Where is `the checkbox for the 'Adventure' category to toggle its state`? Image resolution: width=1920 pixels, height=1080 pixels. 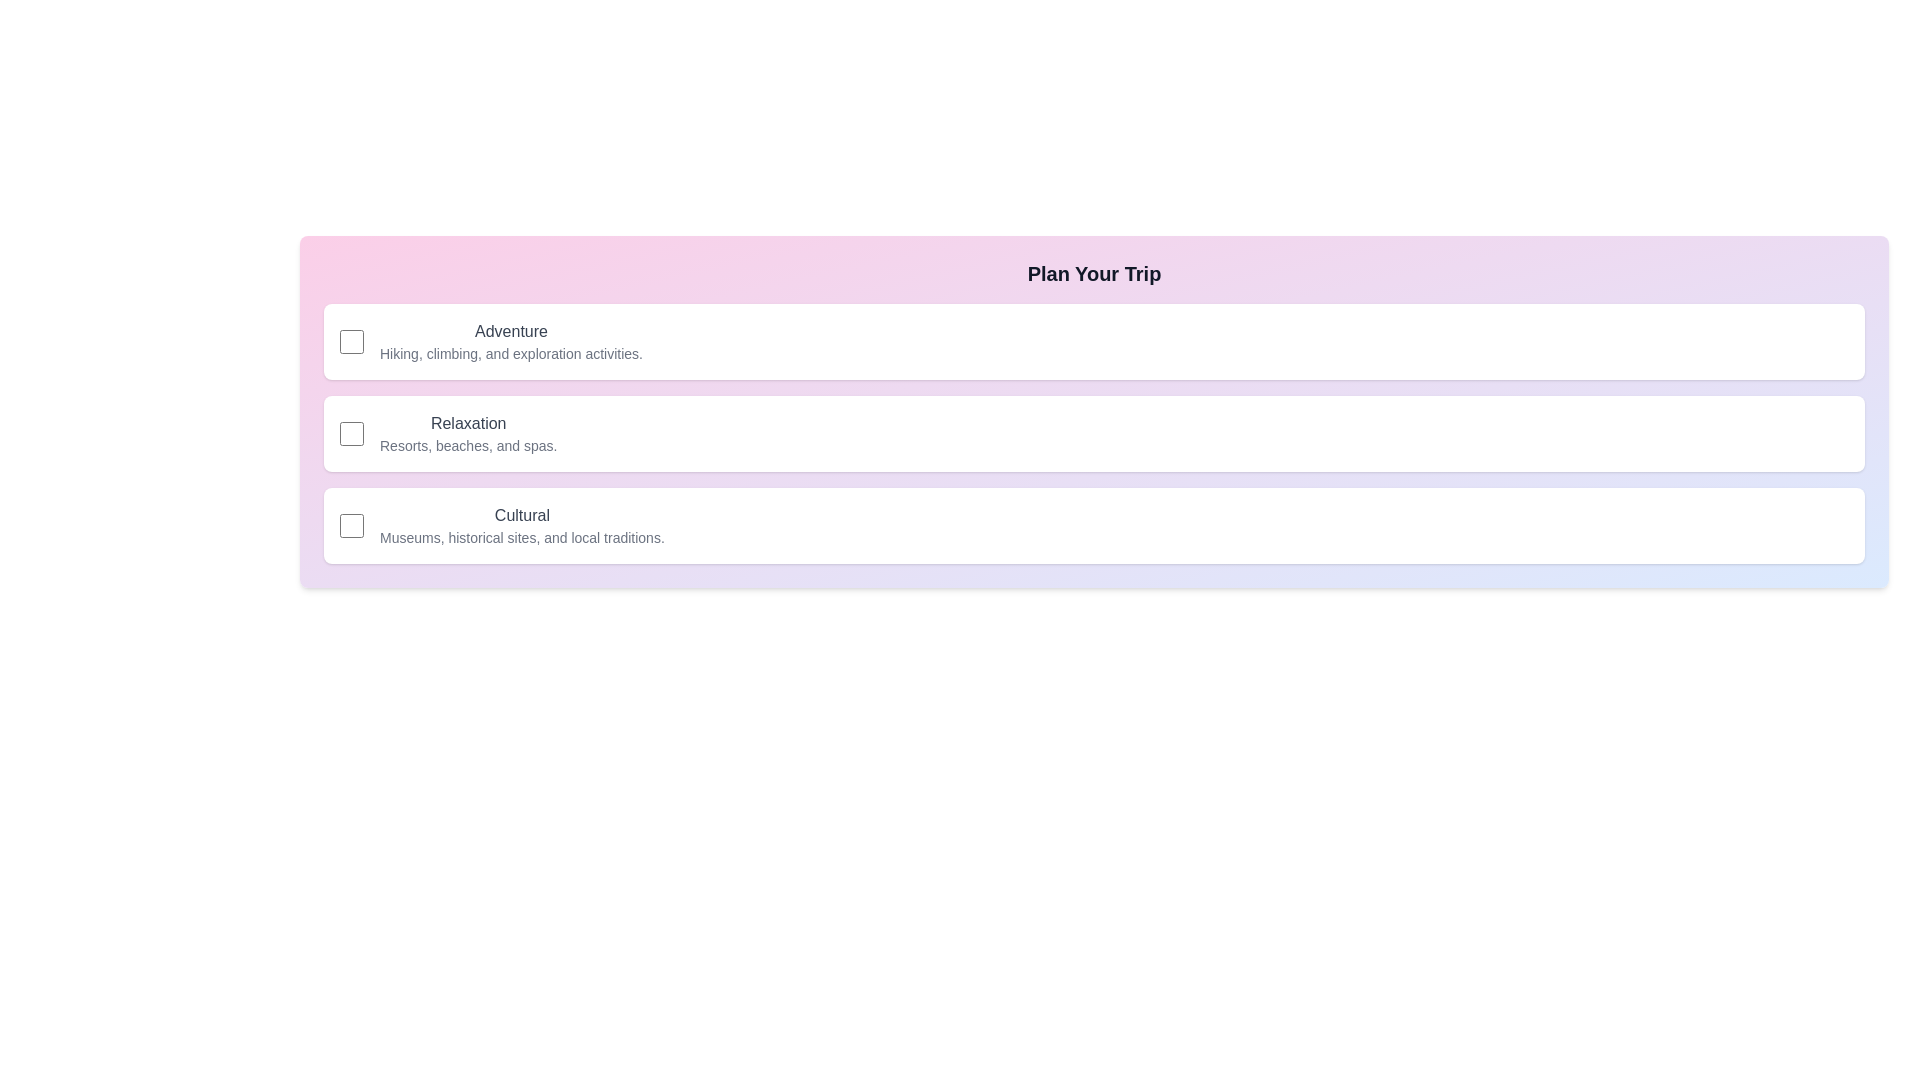 the checkbox for the 'Adventure' category to toggle its state is located at coordinates (351, 341).